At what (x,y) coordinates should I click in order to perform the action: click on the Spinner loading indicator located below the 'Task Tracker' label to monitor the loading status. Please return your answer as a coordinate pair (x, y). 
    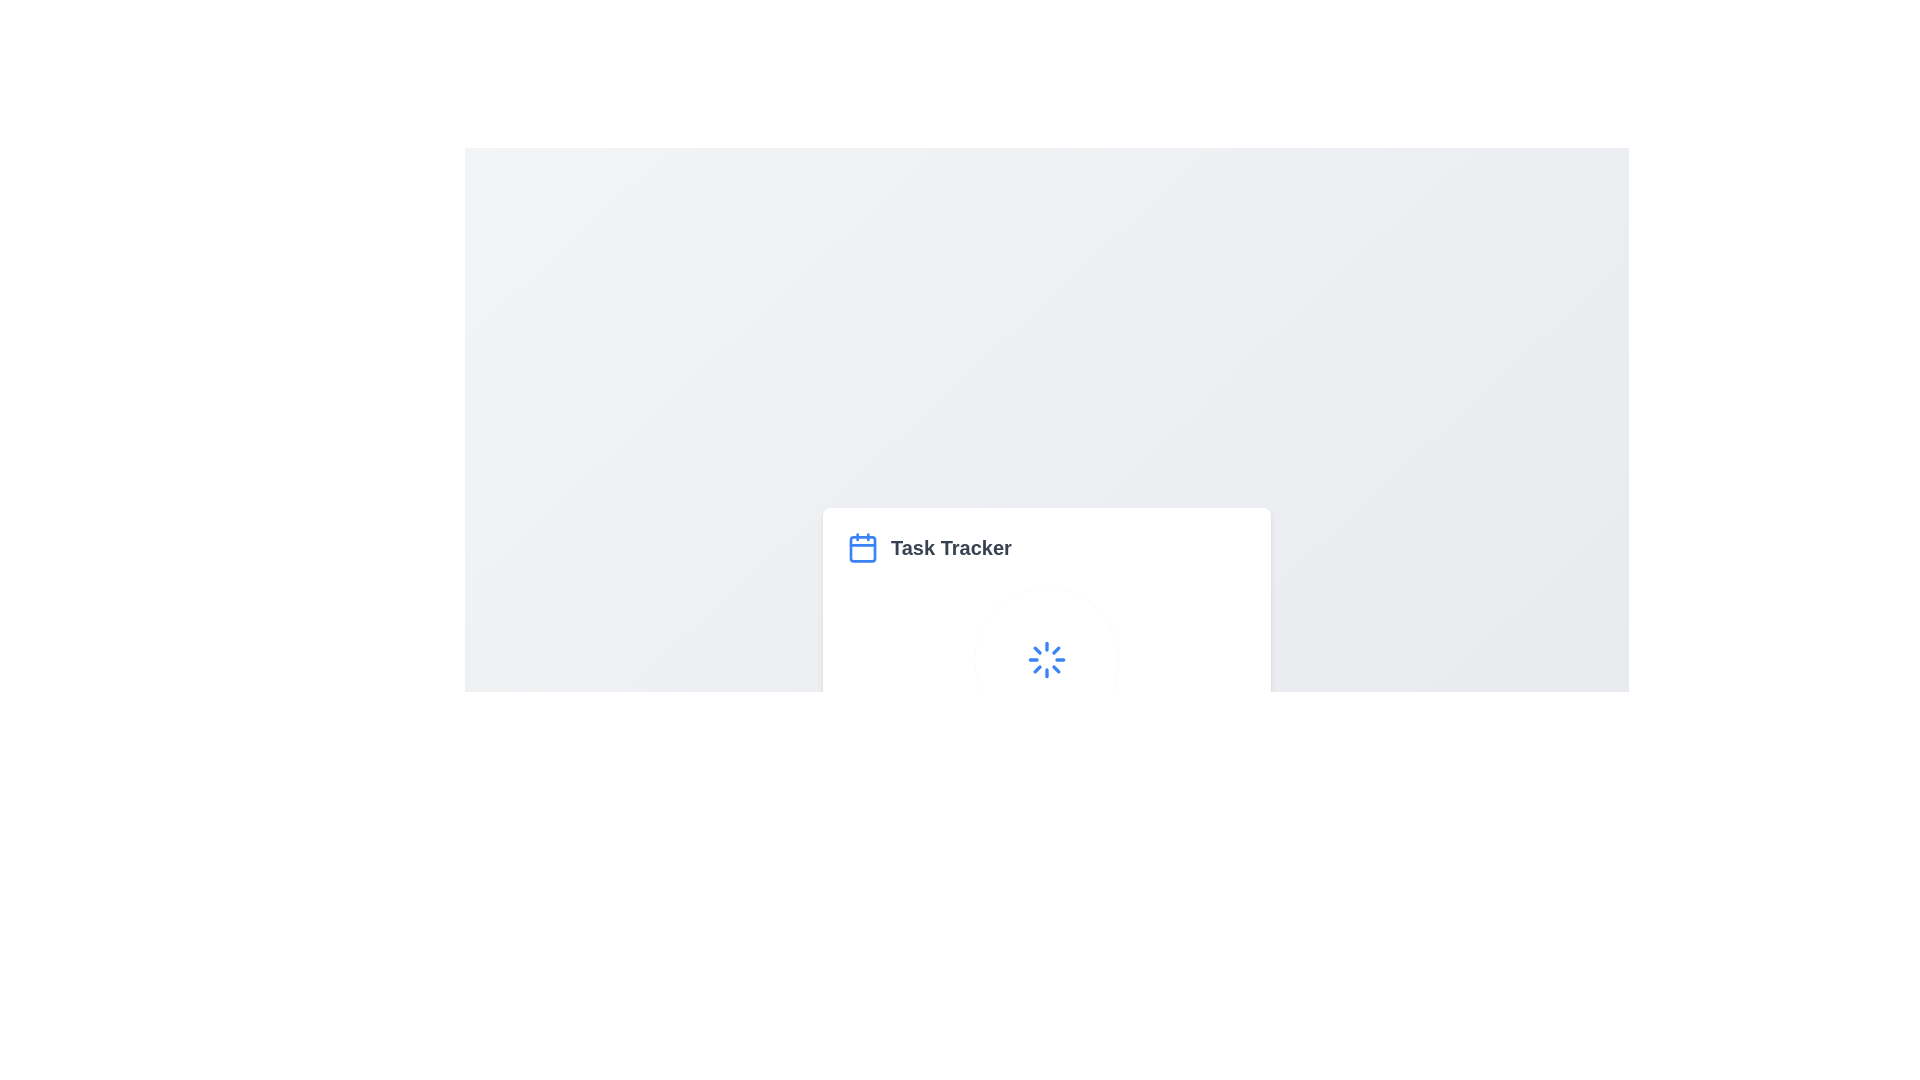
    Looking at the image, I should click on (1045, 659).